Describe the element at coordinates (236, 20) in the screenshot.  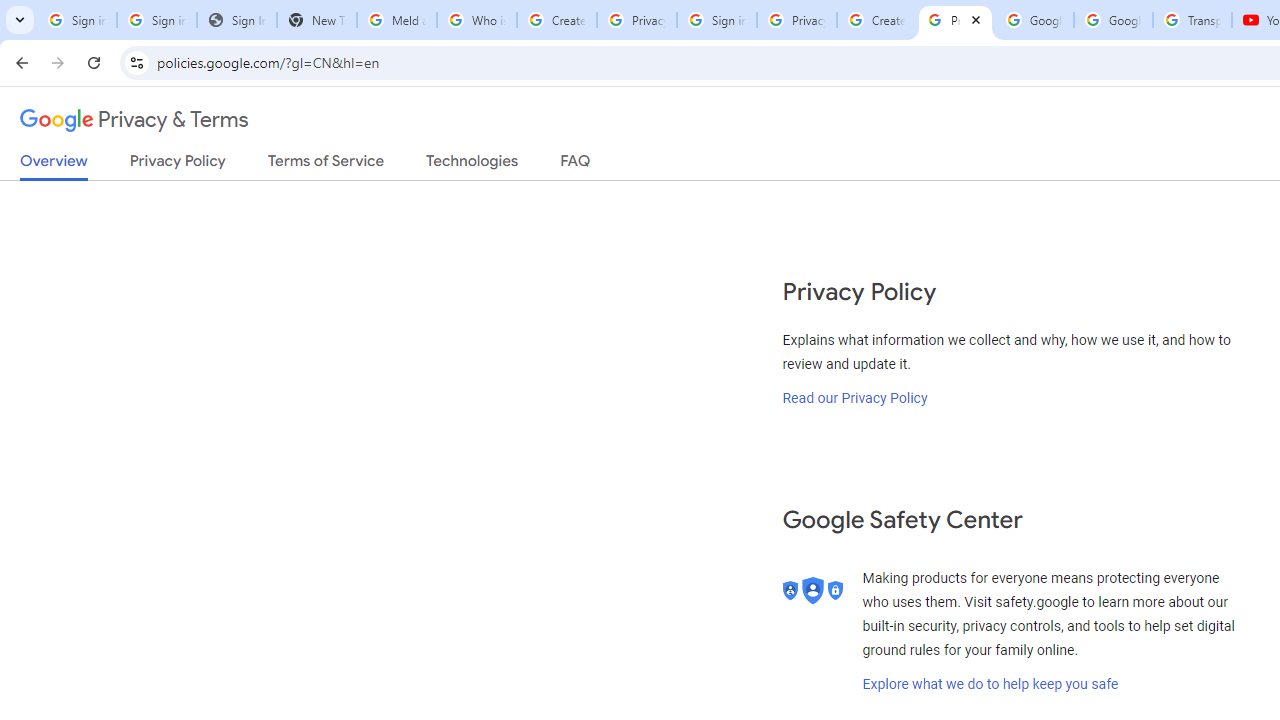
I see `'Sign In - USA TODAY'` at that location.